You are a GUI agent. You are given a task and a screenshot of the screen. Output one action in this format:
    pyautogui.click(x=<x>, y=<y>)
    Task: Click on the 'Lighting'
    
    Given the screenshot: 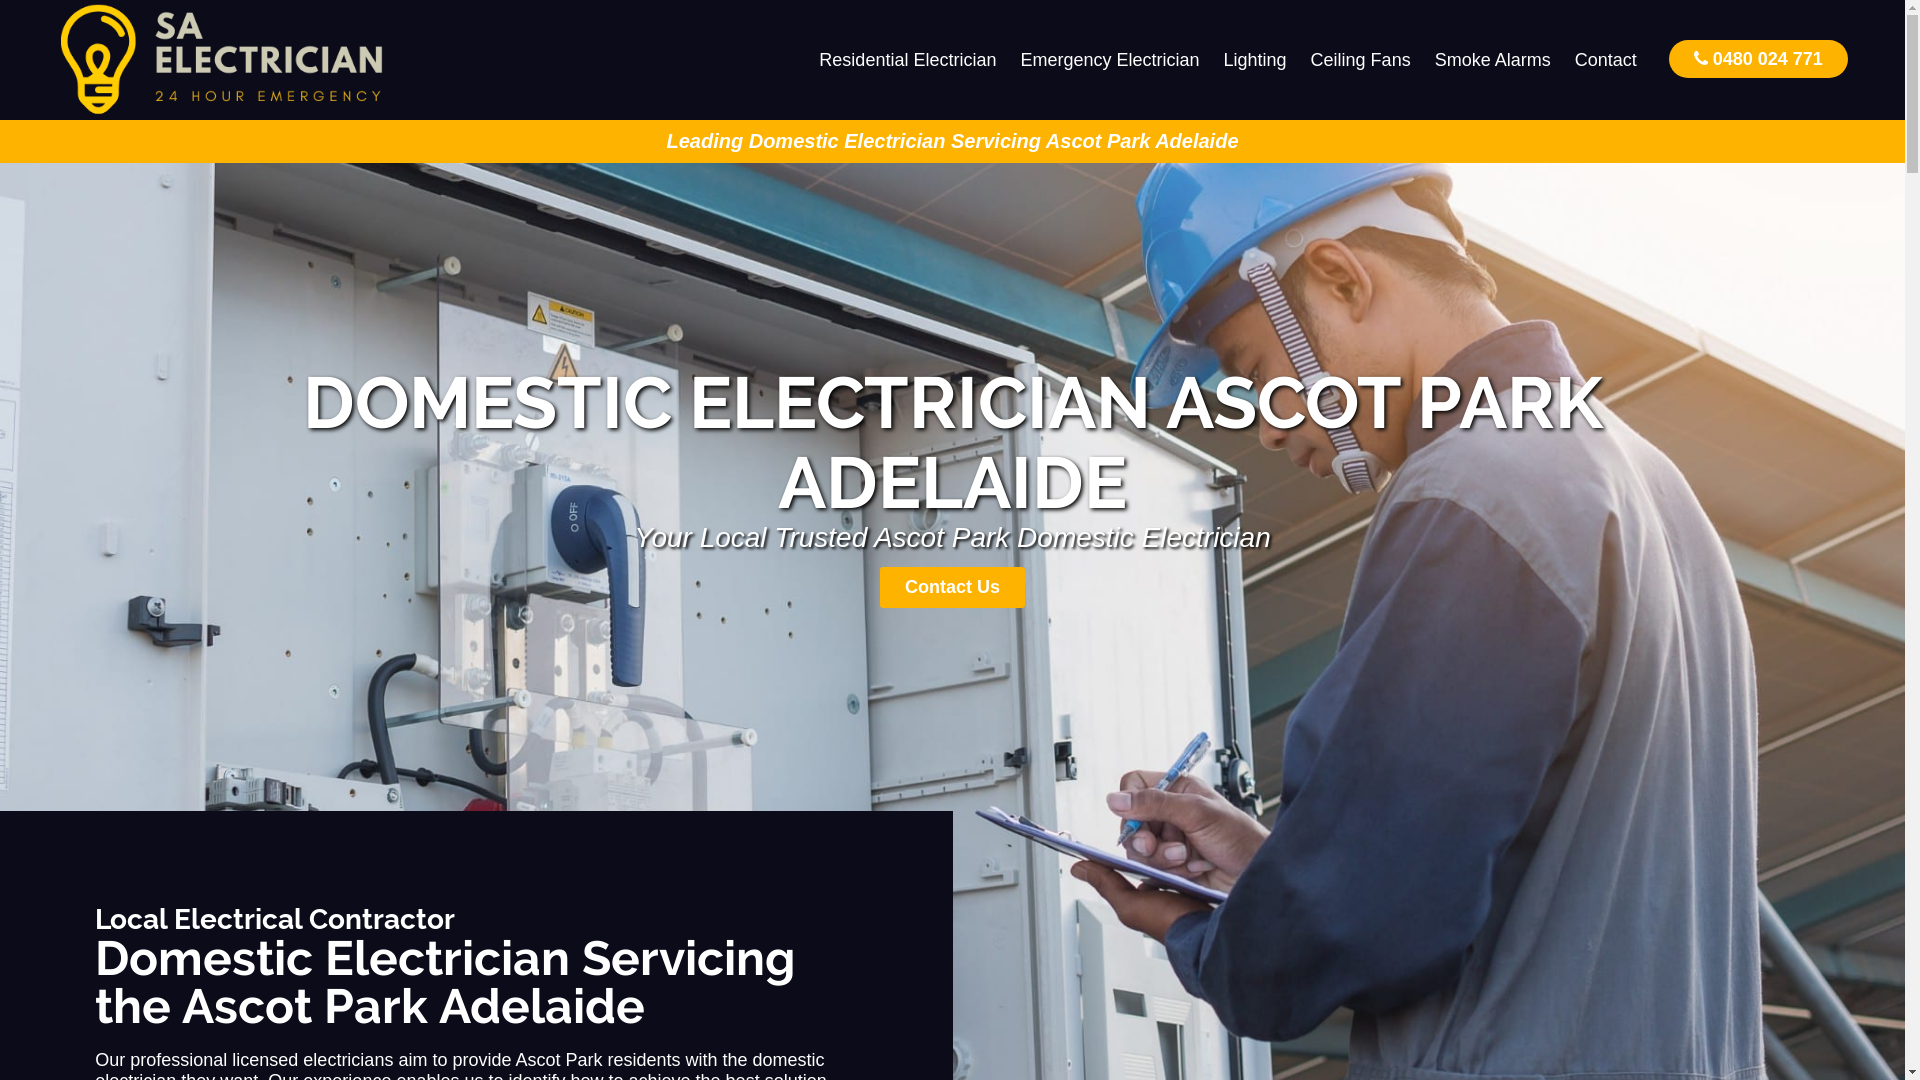 What is the action you would take?
    pyautogui.click(x=1254, y=59)
    